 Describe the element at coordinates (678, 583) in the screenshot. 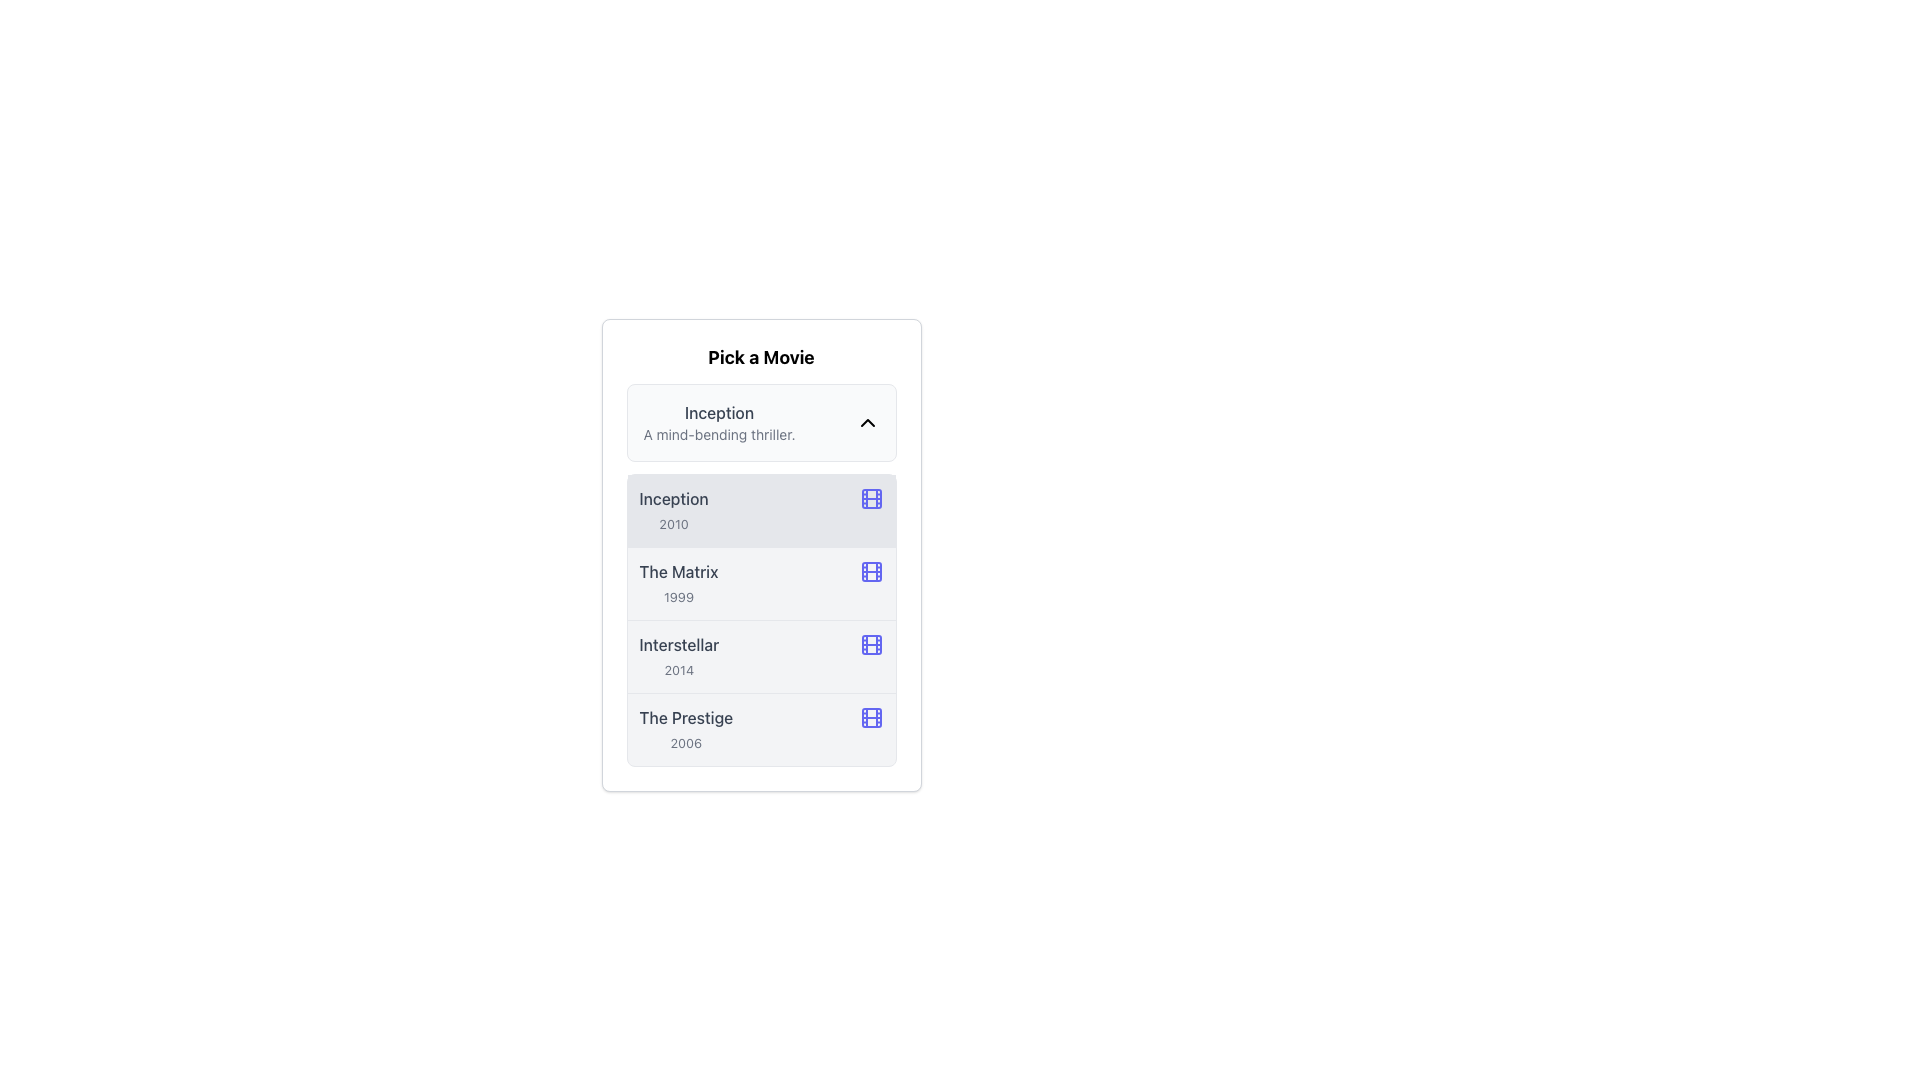

I see `text label containing information about the movie 'The Matrix' released in '1999', which is the second item in the movie selection list` at that location.